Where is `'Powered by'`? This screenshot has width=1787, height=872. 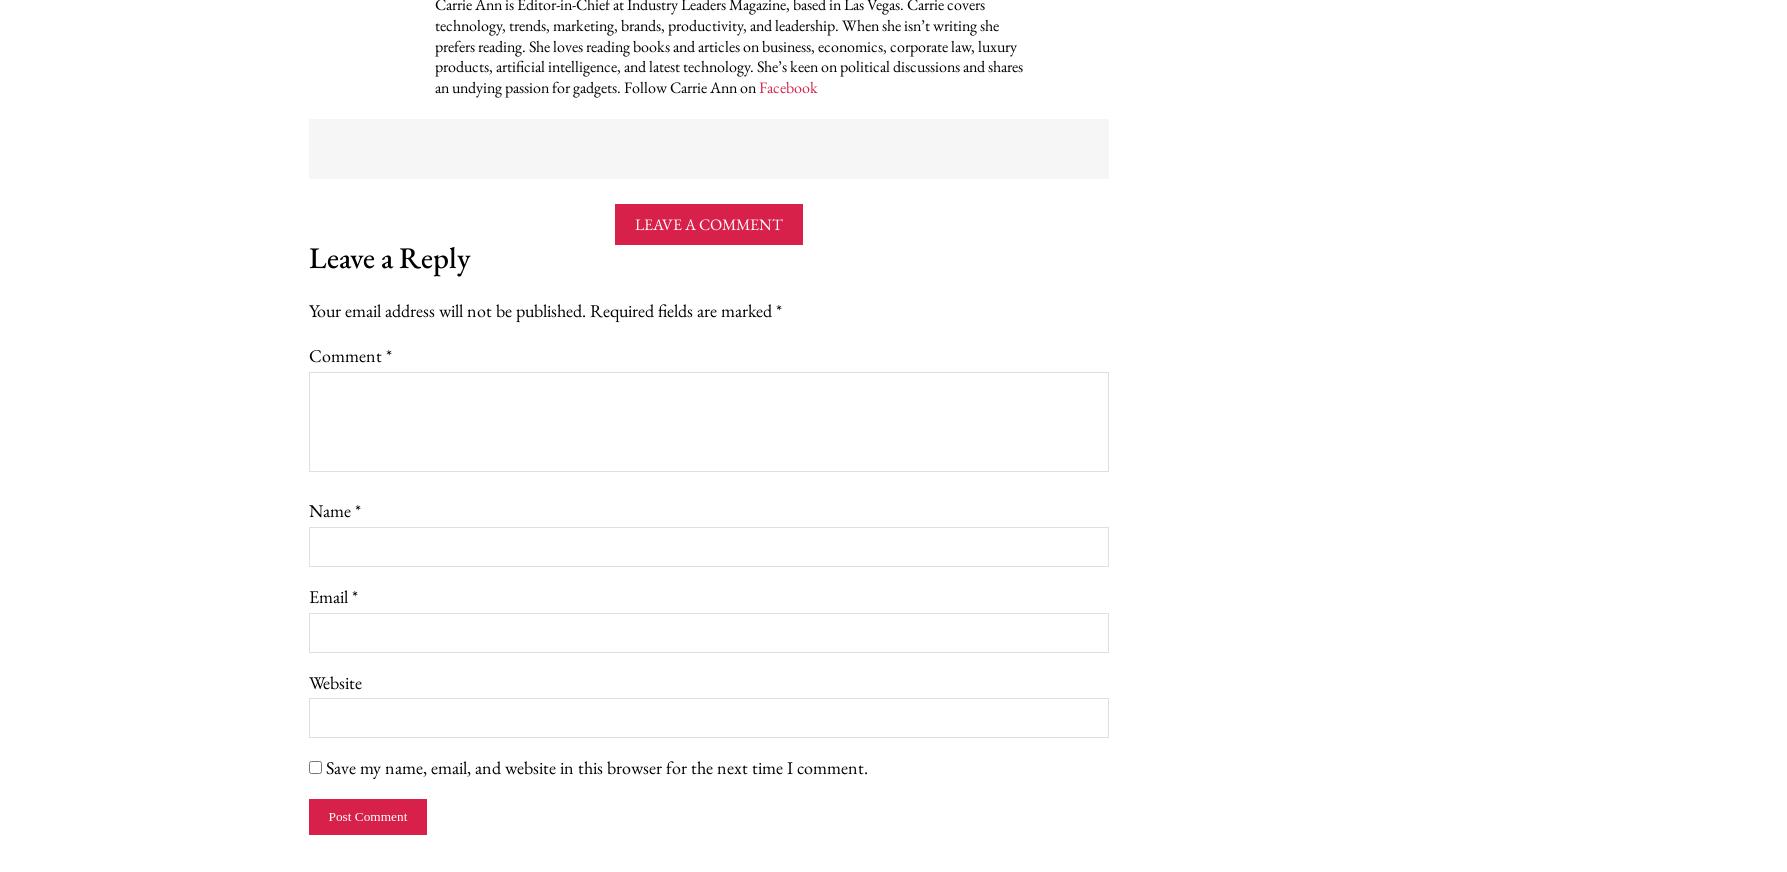 'Powered by' is located at coordinates (260, 141).